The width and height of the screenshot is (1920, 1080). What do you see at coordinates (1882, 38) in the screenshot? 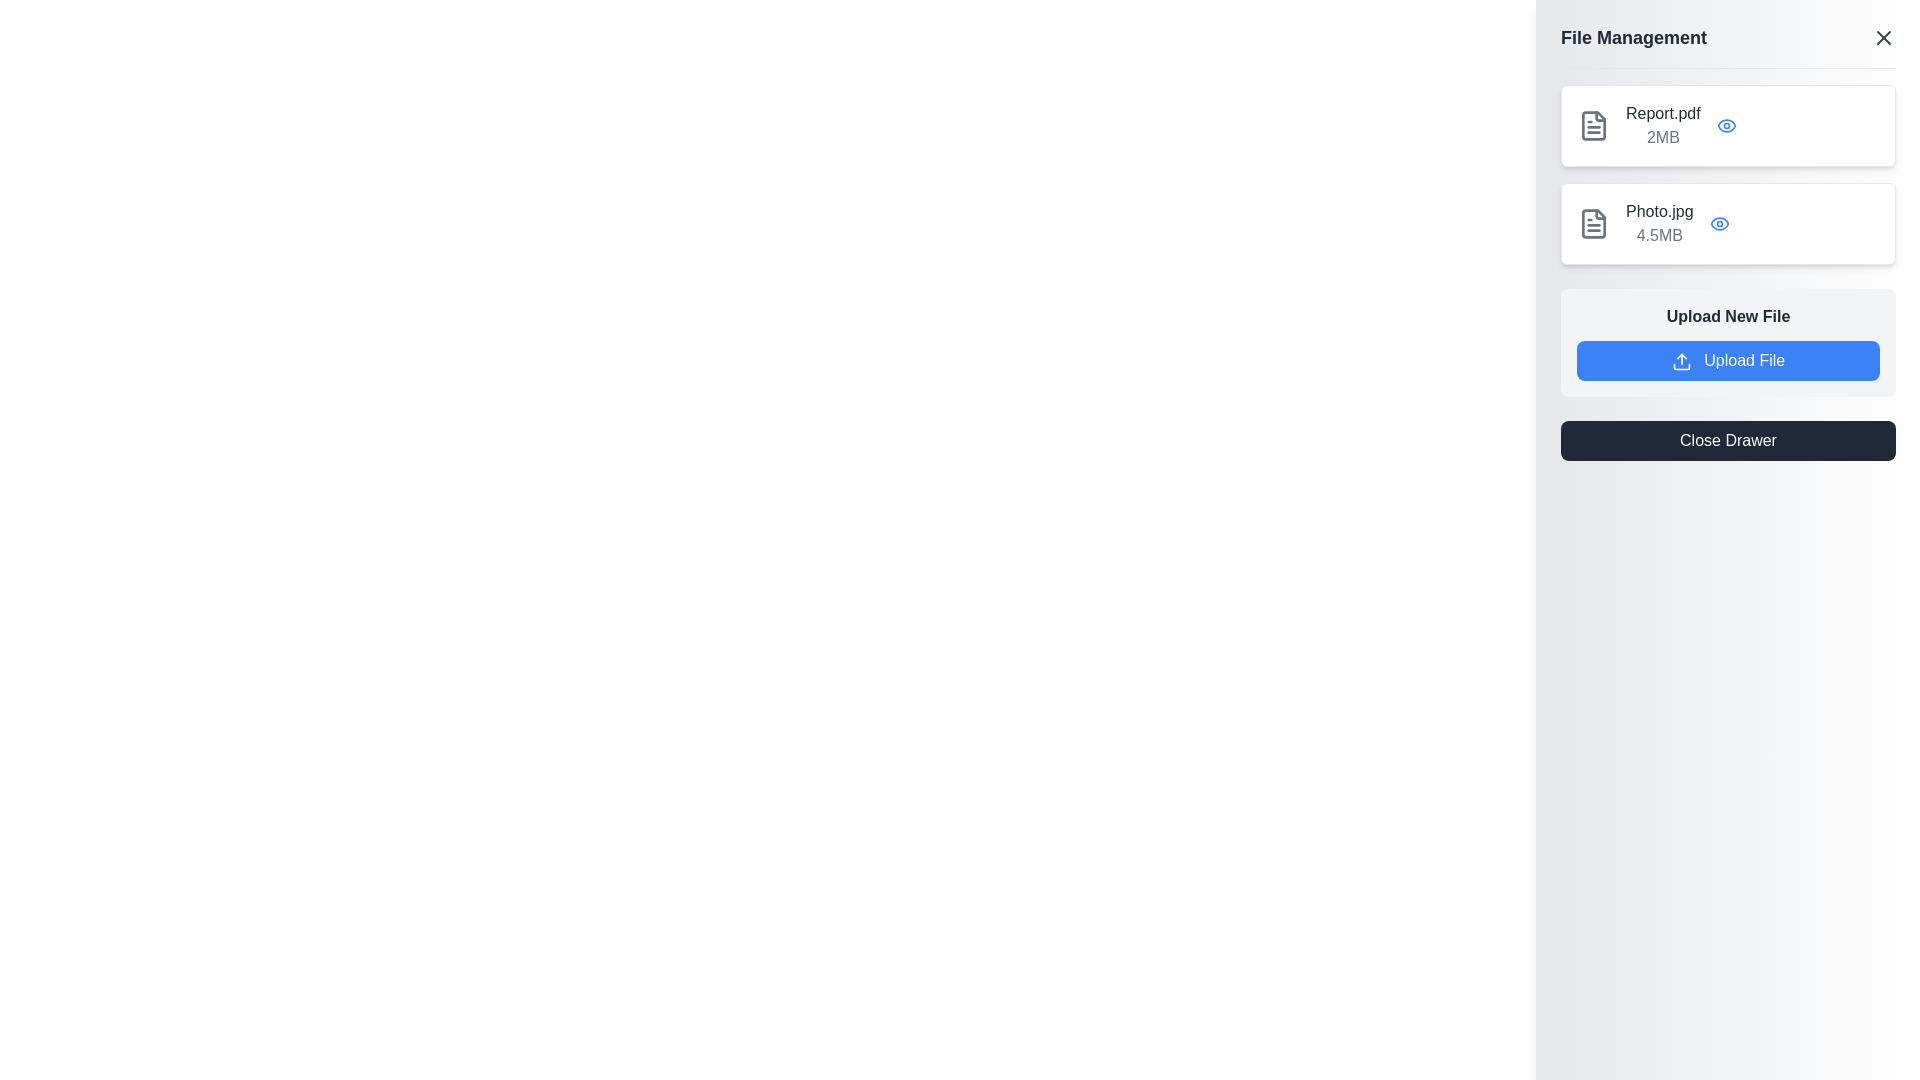
I see `the X-shaped close icon located in the top-right corner of the 'File Management' sidebar` at bounding box center [1882, 38].